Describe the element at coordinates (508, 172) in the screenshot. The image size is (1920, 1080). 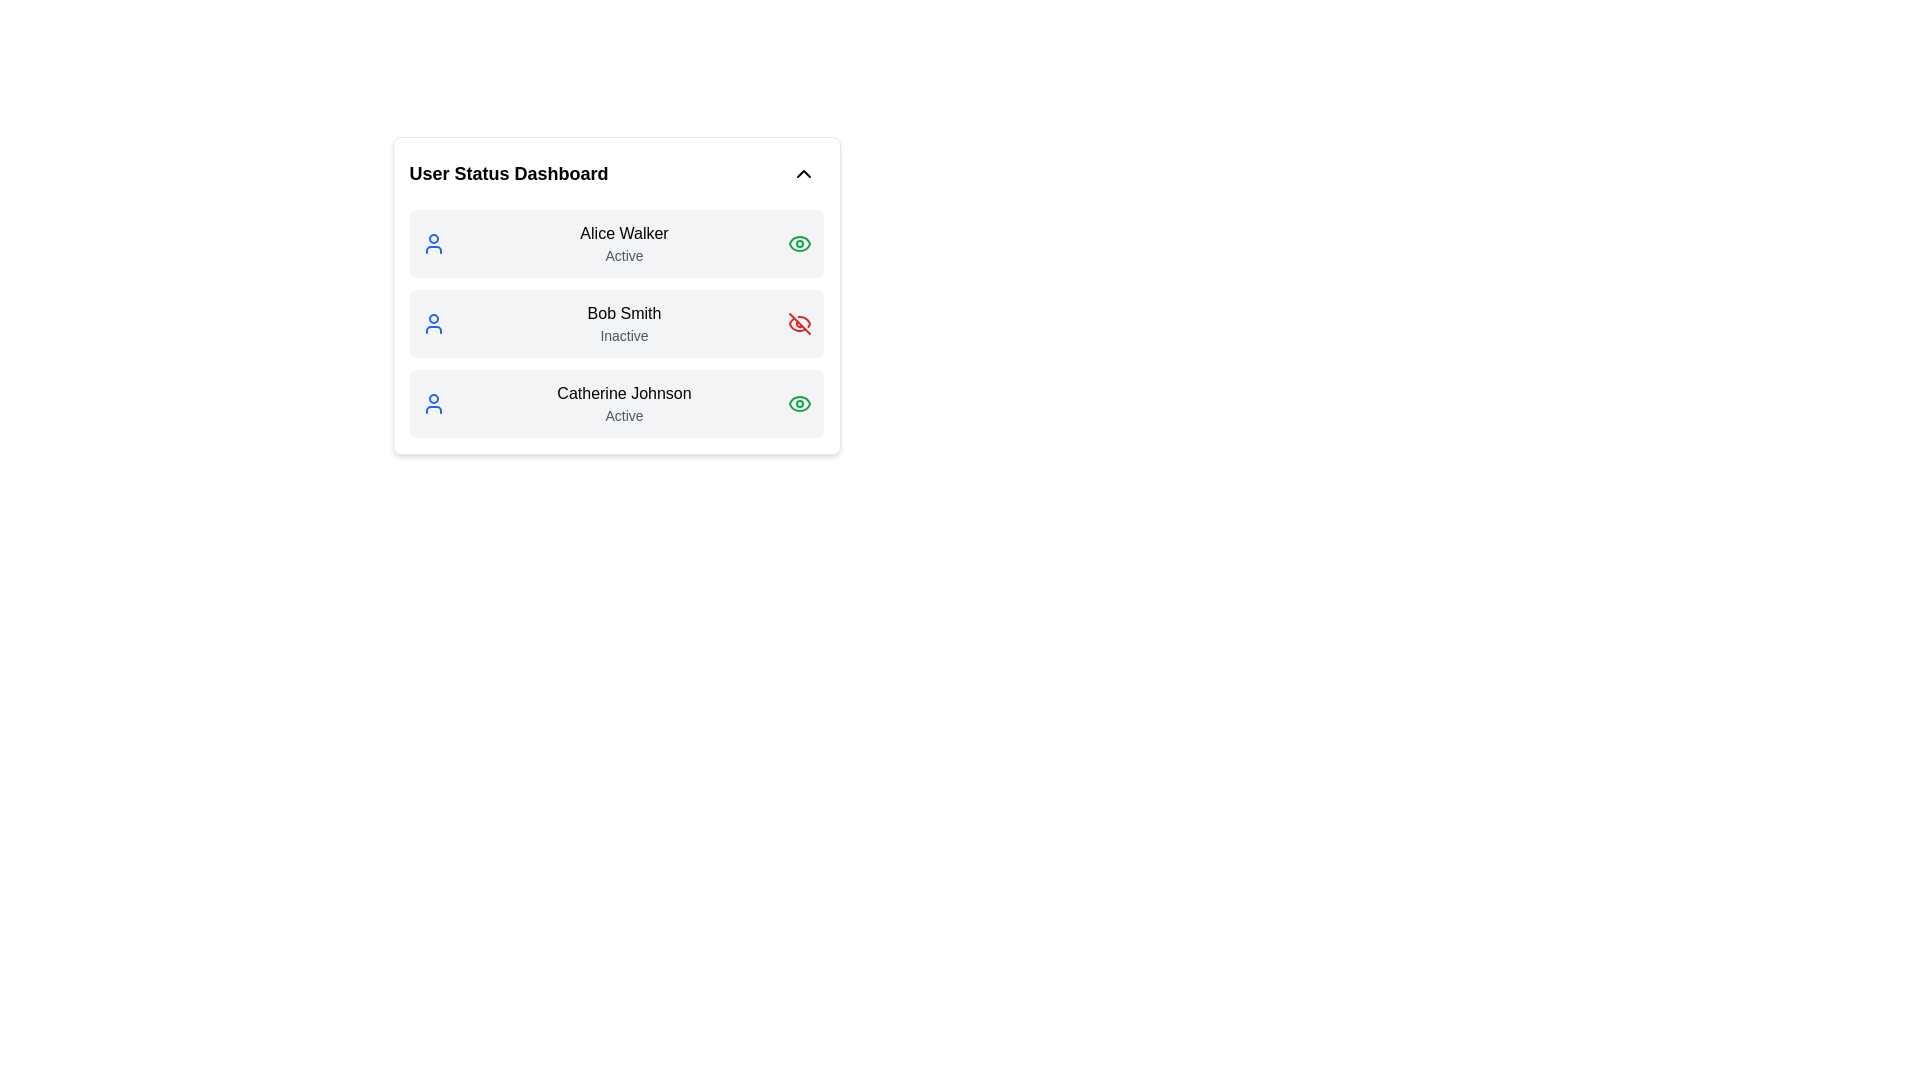
I see `the prominent 'User Status Dashboard' text label located at the top of the UI, which is the first element among its siblings` at that location.